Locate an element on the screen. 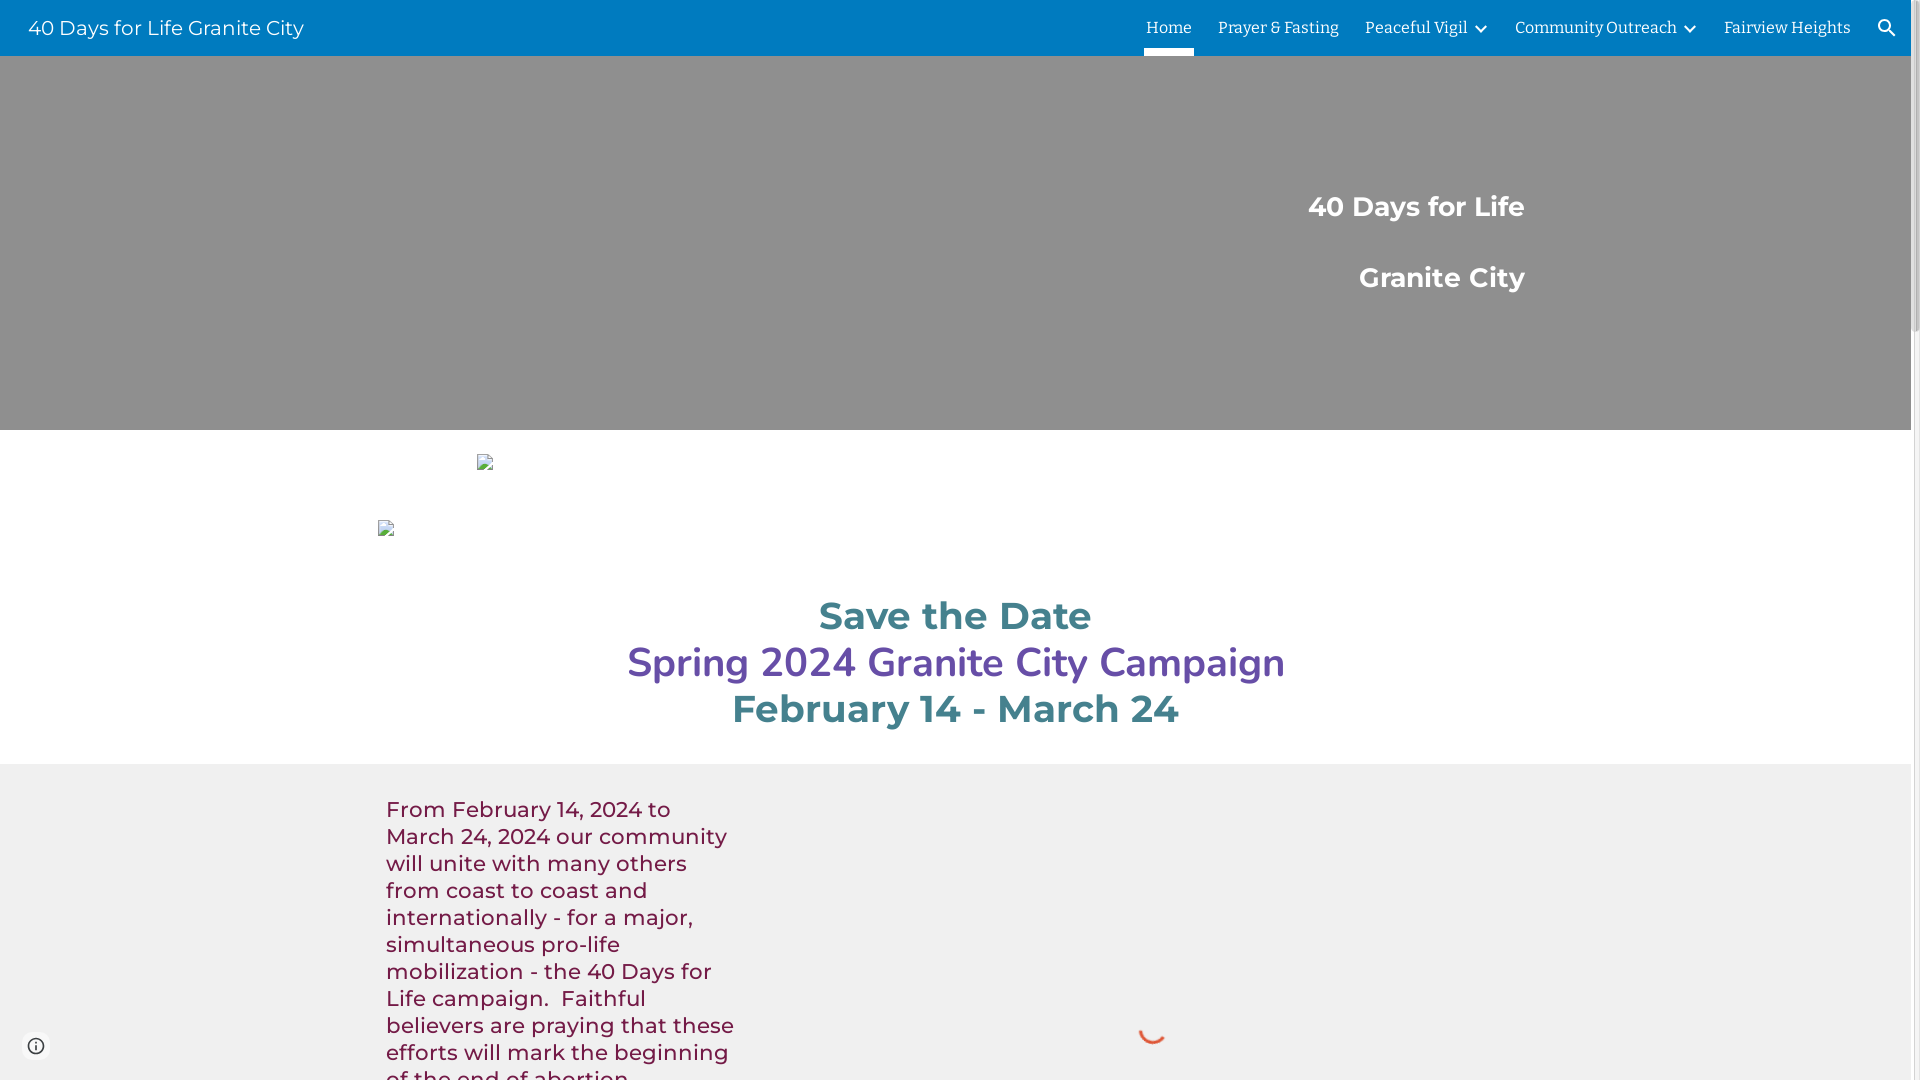 Image resolution: width=1920 pixels, height=1080 pixels. 'Expand/Collapse' is located at coordinates (1479, 27).